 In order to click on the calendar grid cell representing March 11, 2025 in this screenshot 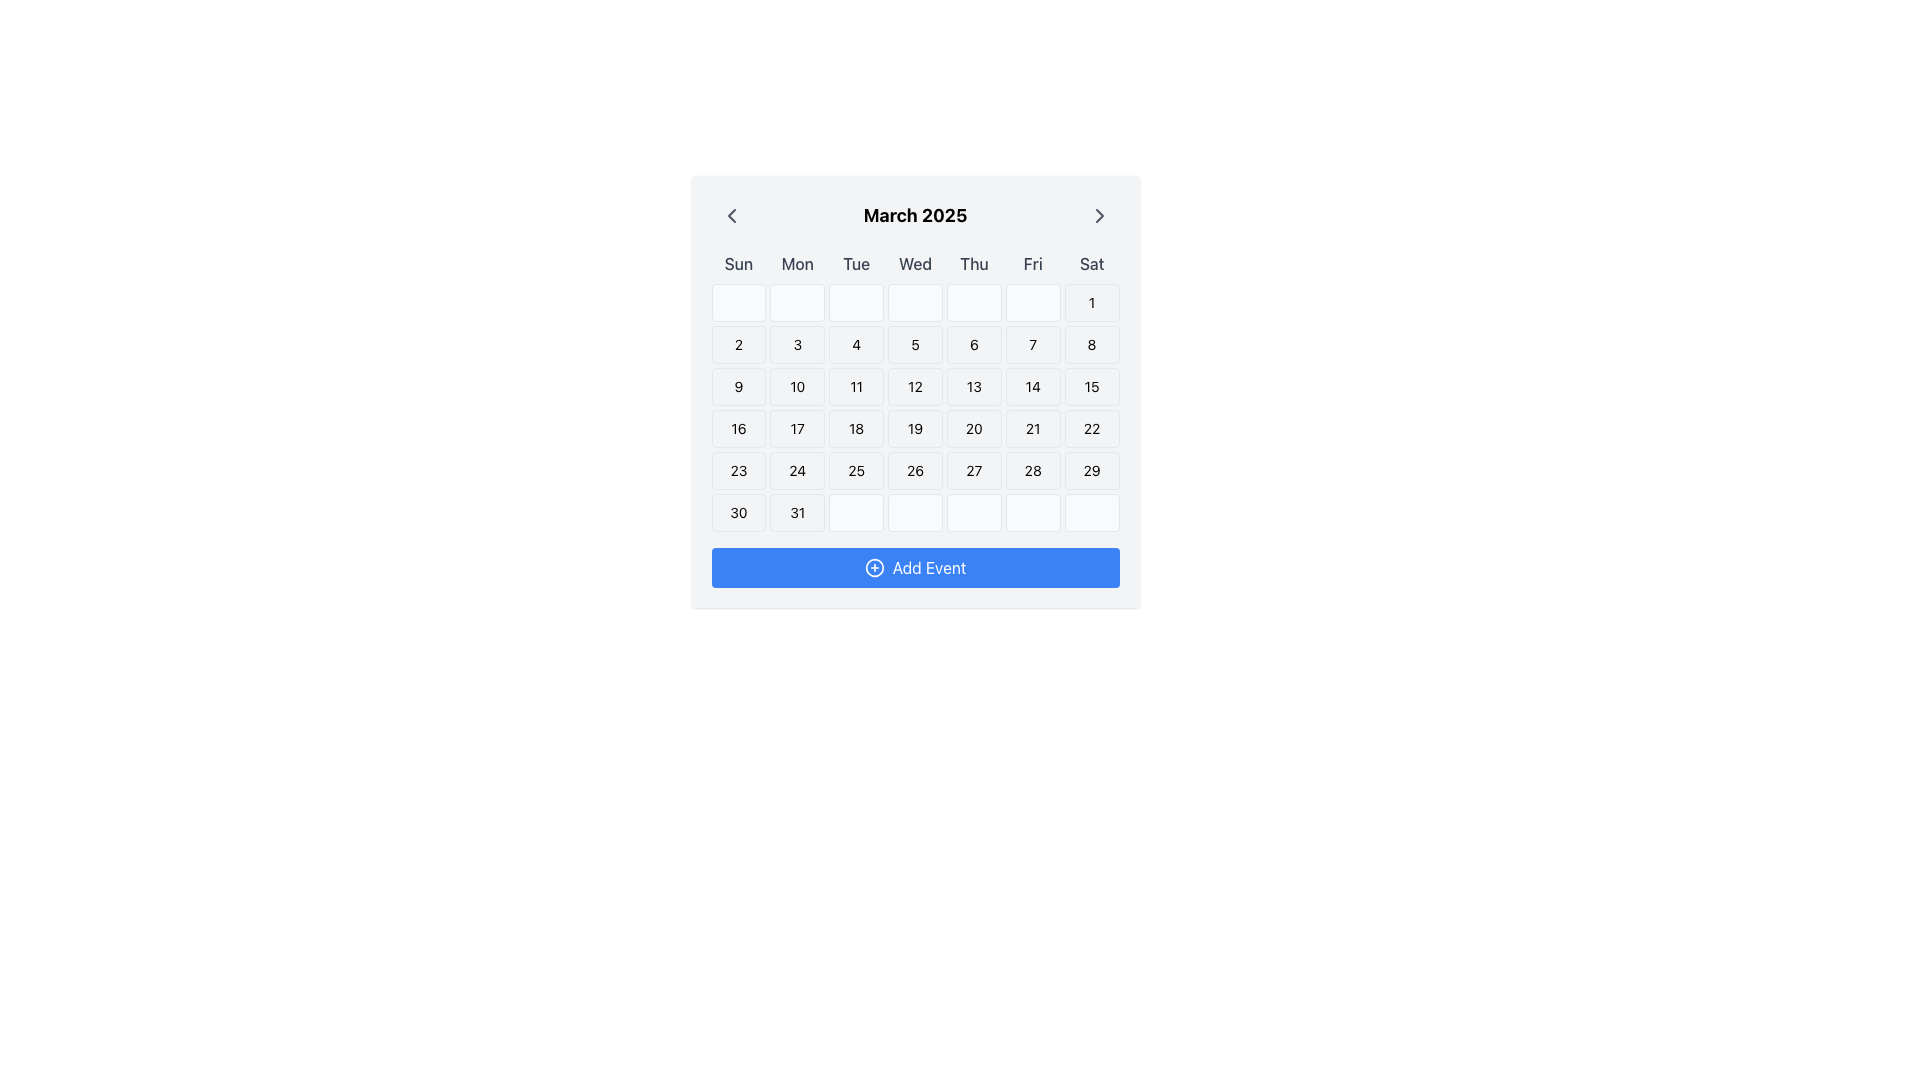, I will do `click(856, 386)`.